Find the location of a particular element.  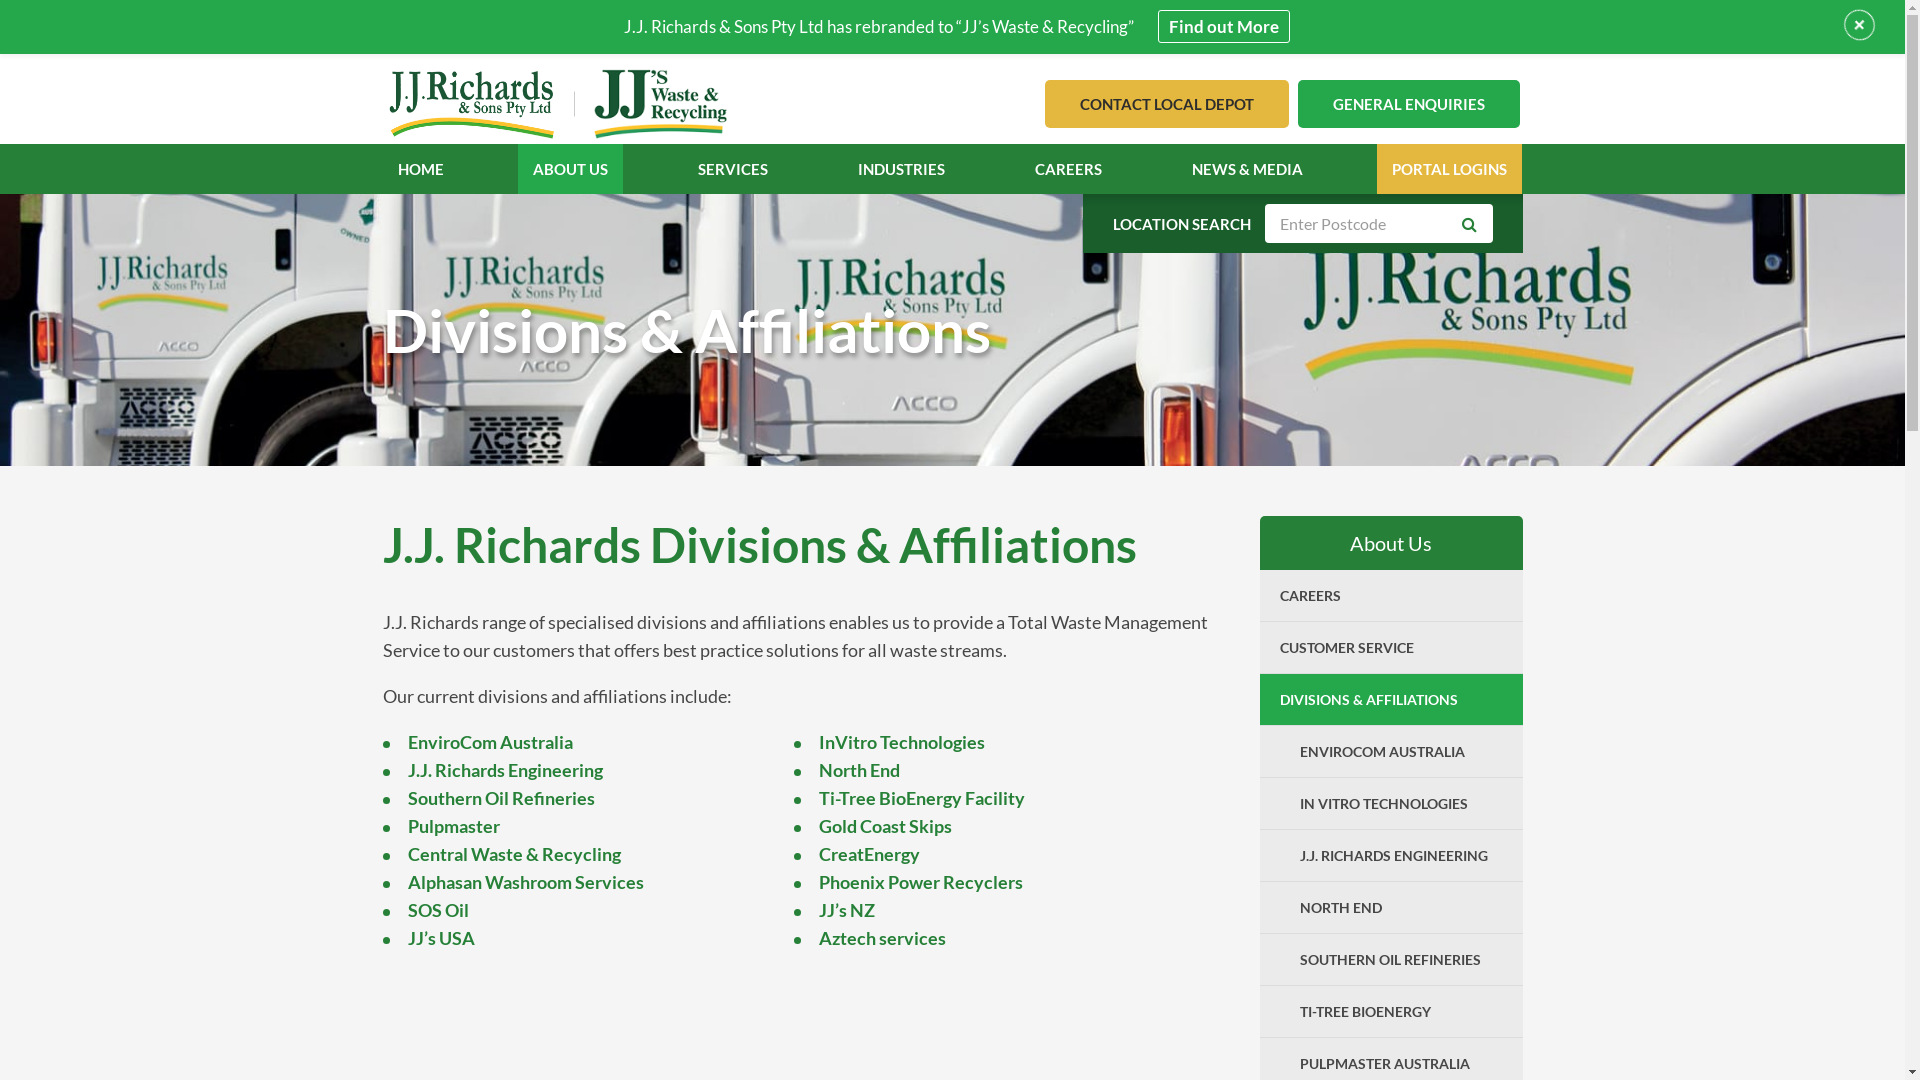

'DIVISIONS & AFFILIATIONS' is located at coordinates (1390, 698).